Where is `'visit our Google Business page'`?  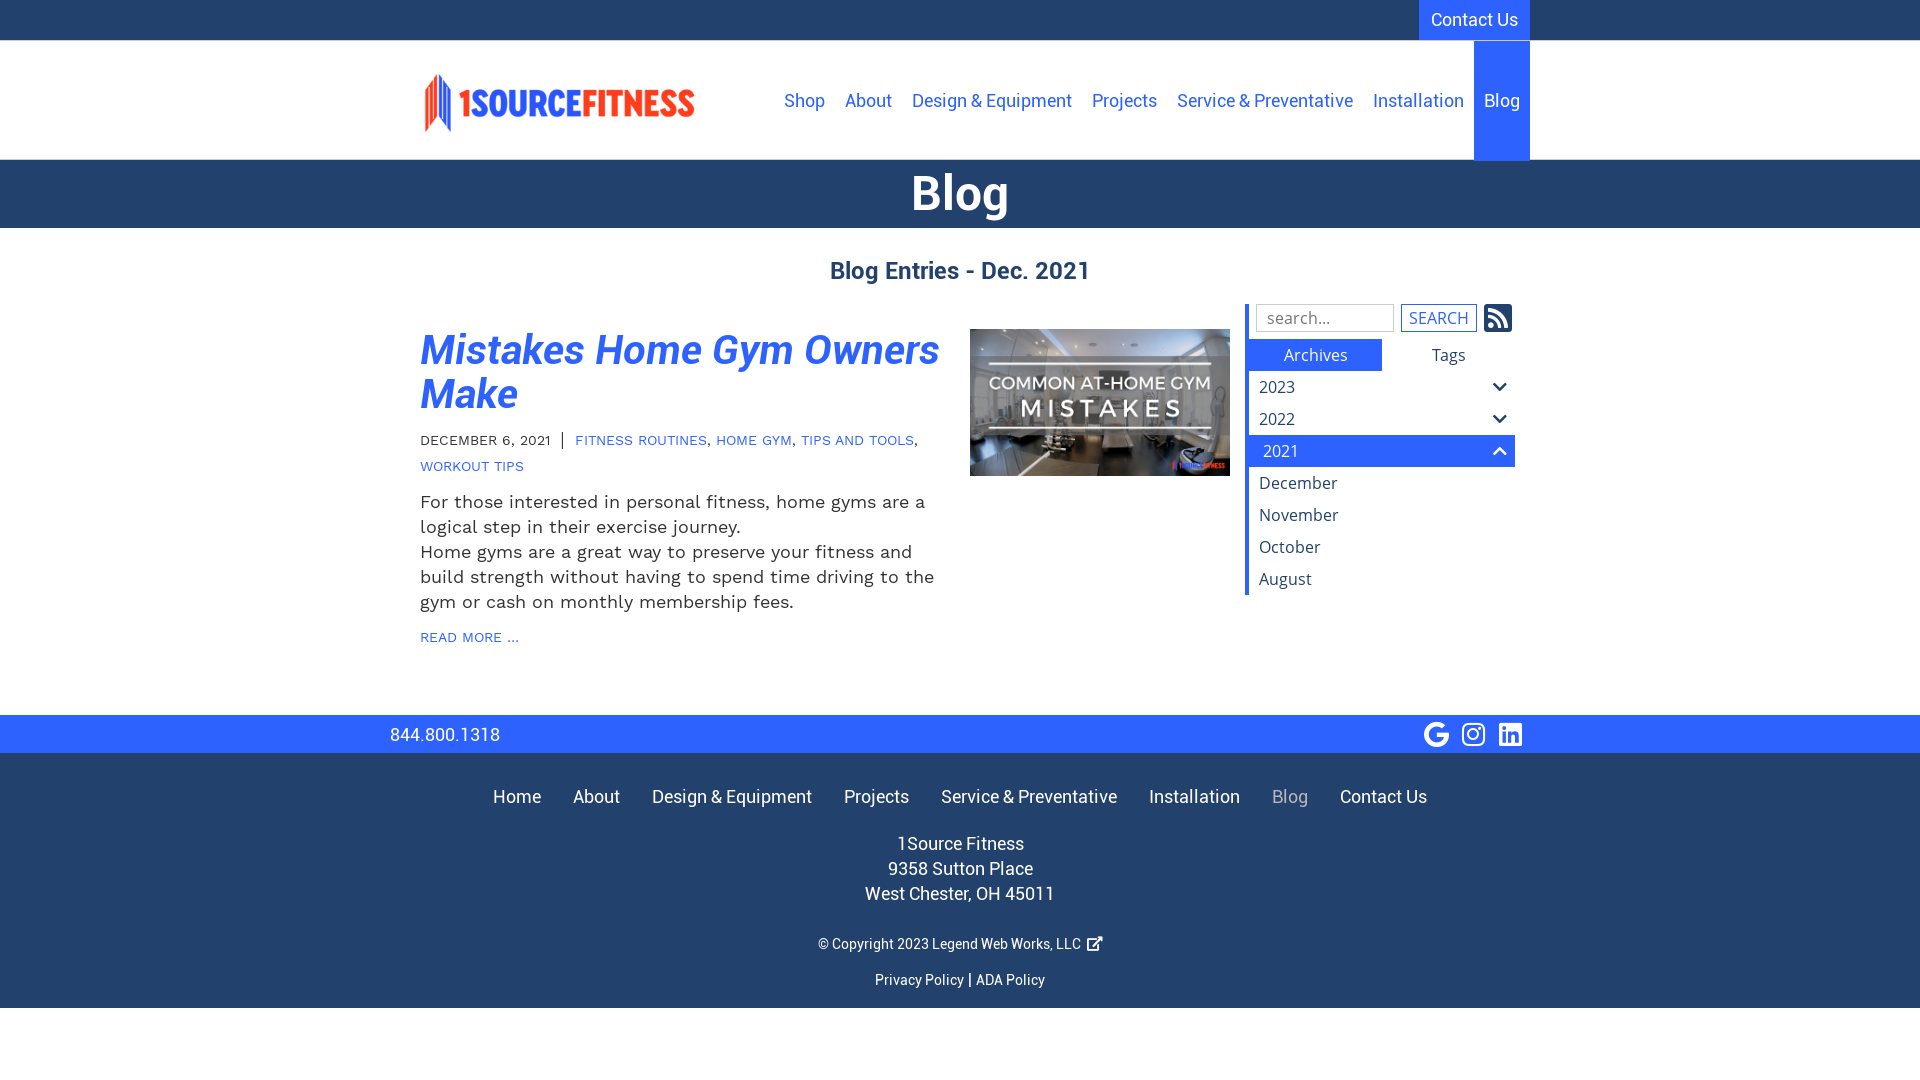 'visit our Google Business page' is located at coordinates (1434, 733).